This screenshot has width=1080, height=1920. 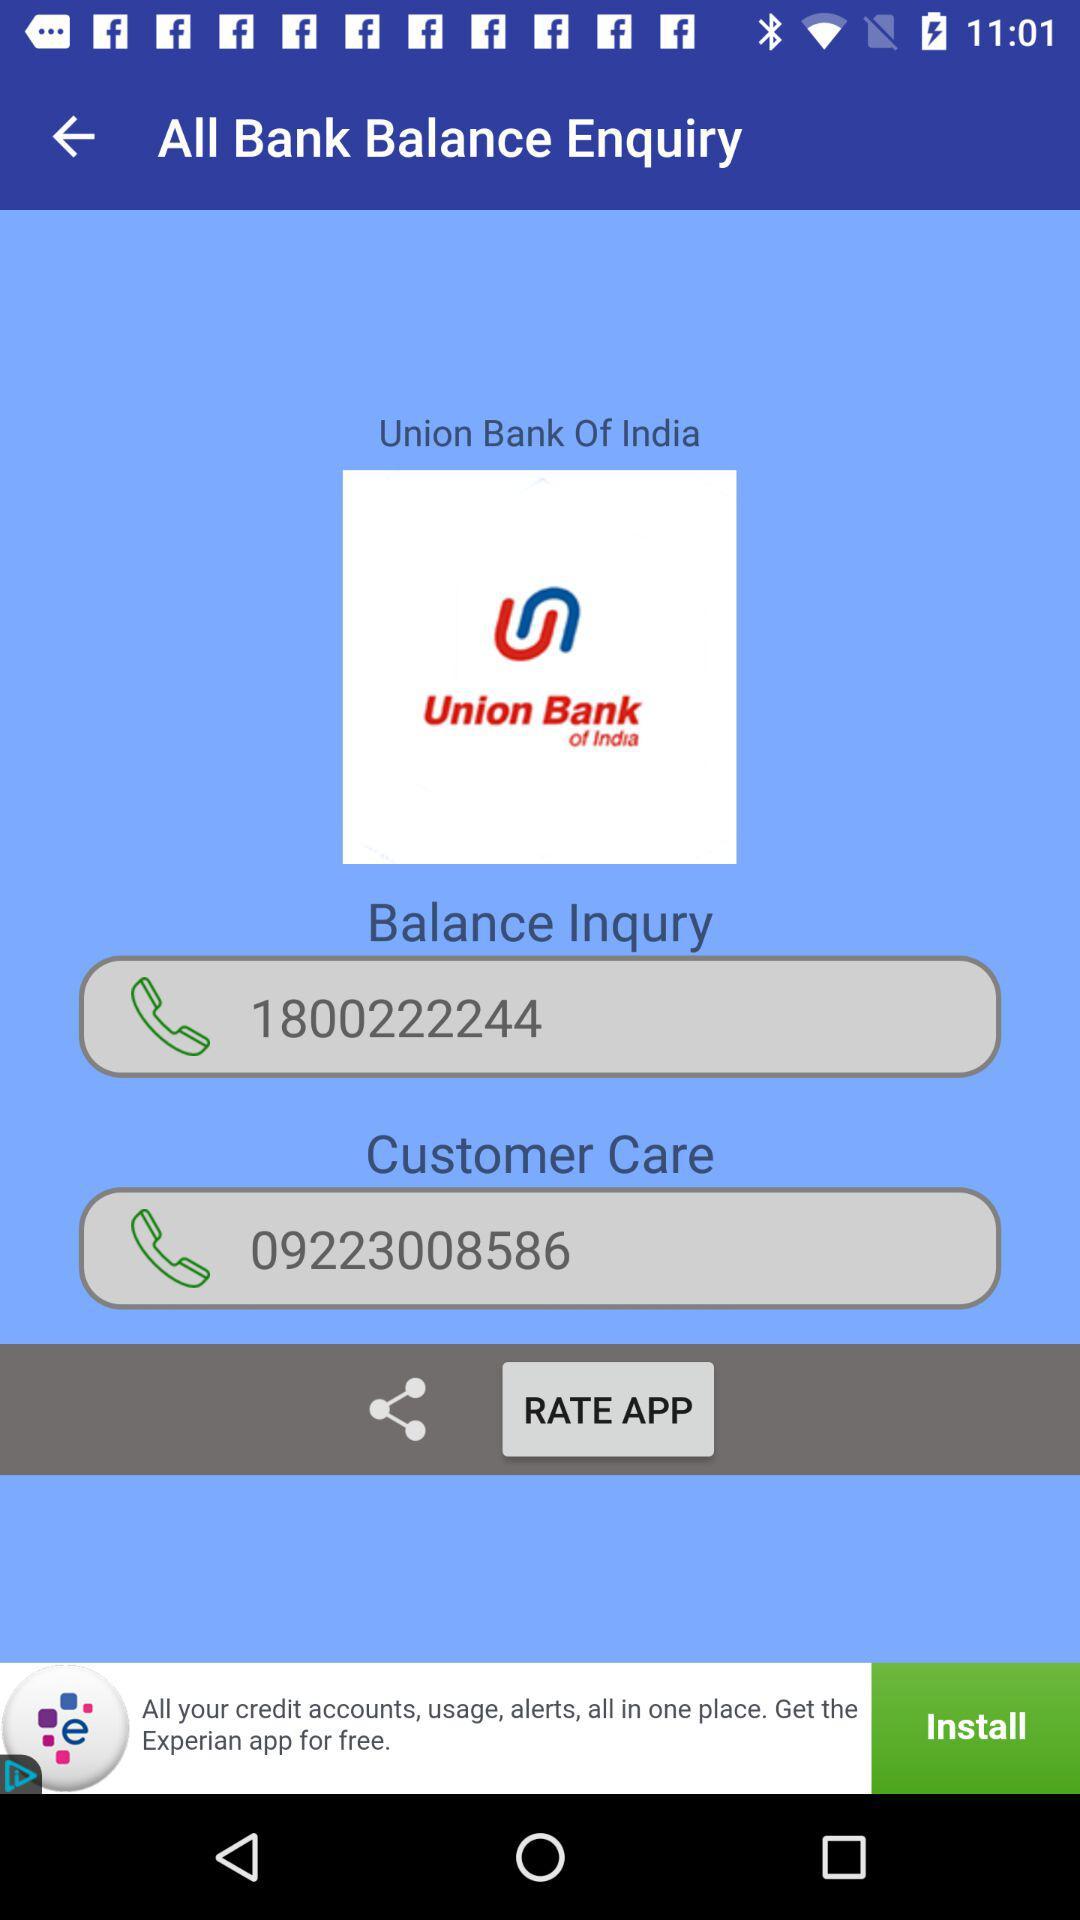 I want to click on app to the left of the all bank balance app, so click(x=72, y=135).